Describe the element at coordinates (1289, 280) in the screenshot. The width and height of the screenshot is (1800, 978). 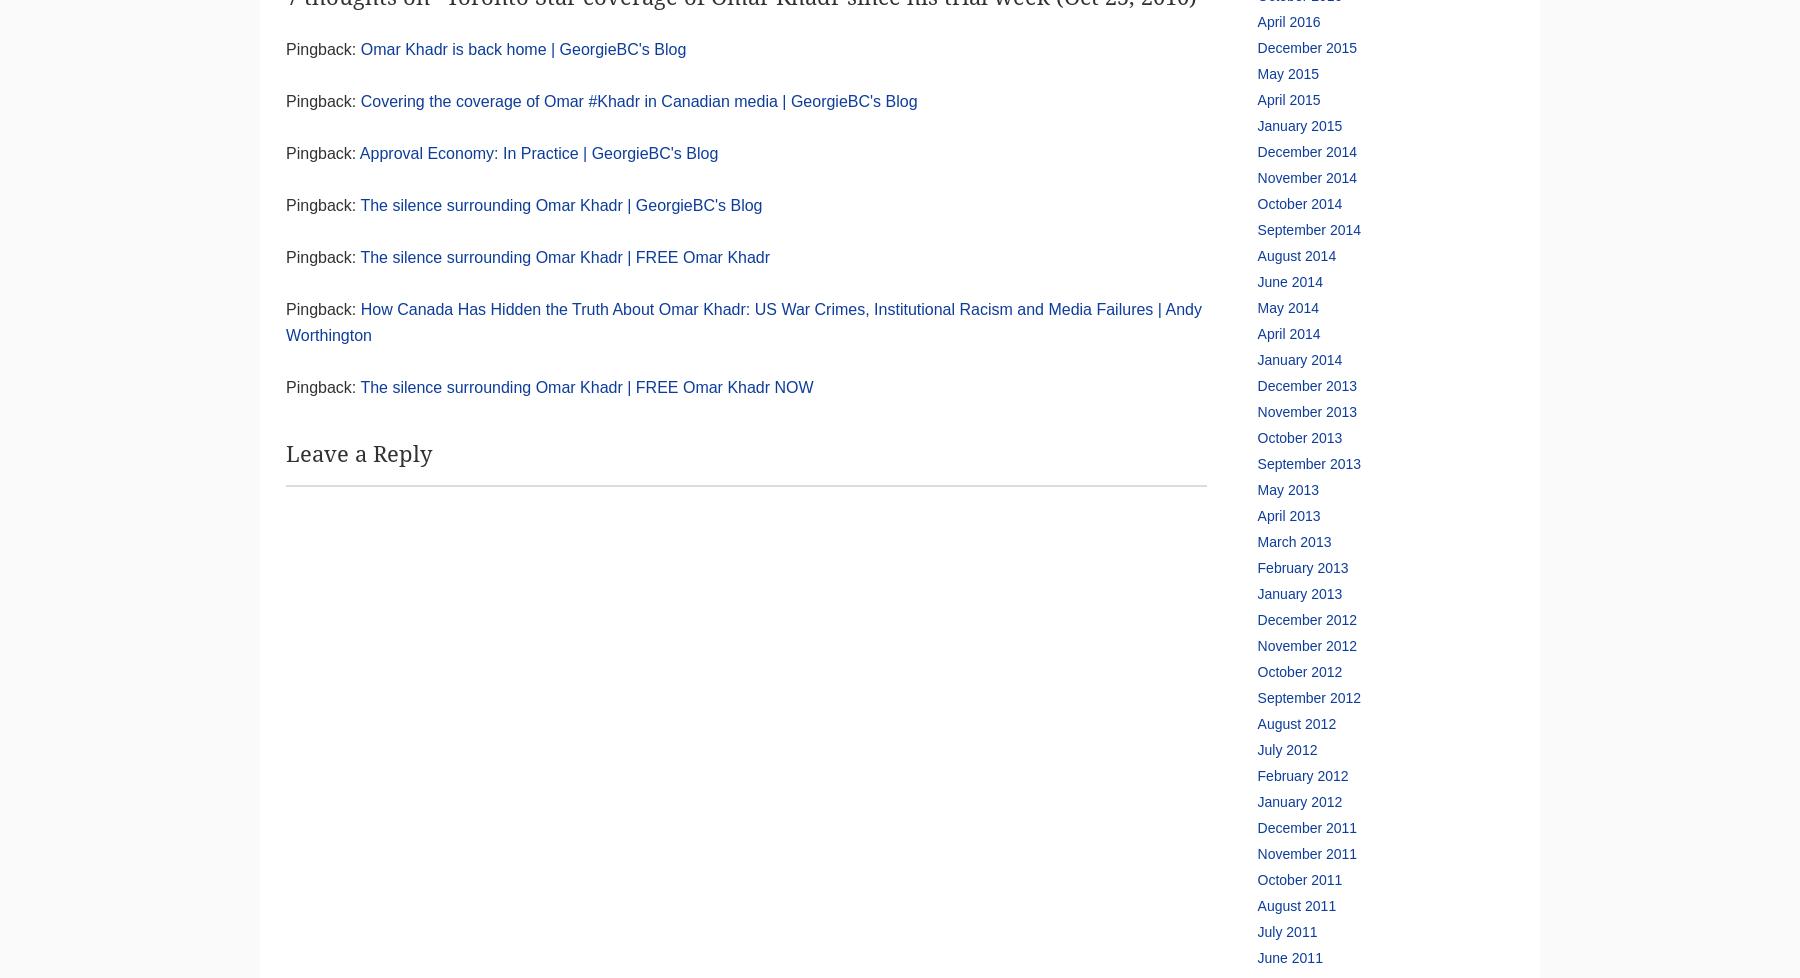
I see `'June 2014'` at that location.